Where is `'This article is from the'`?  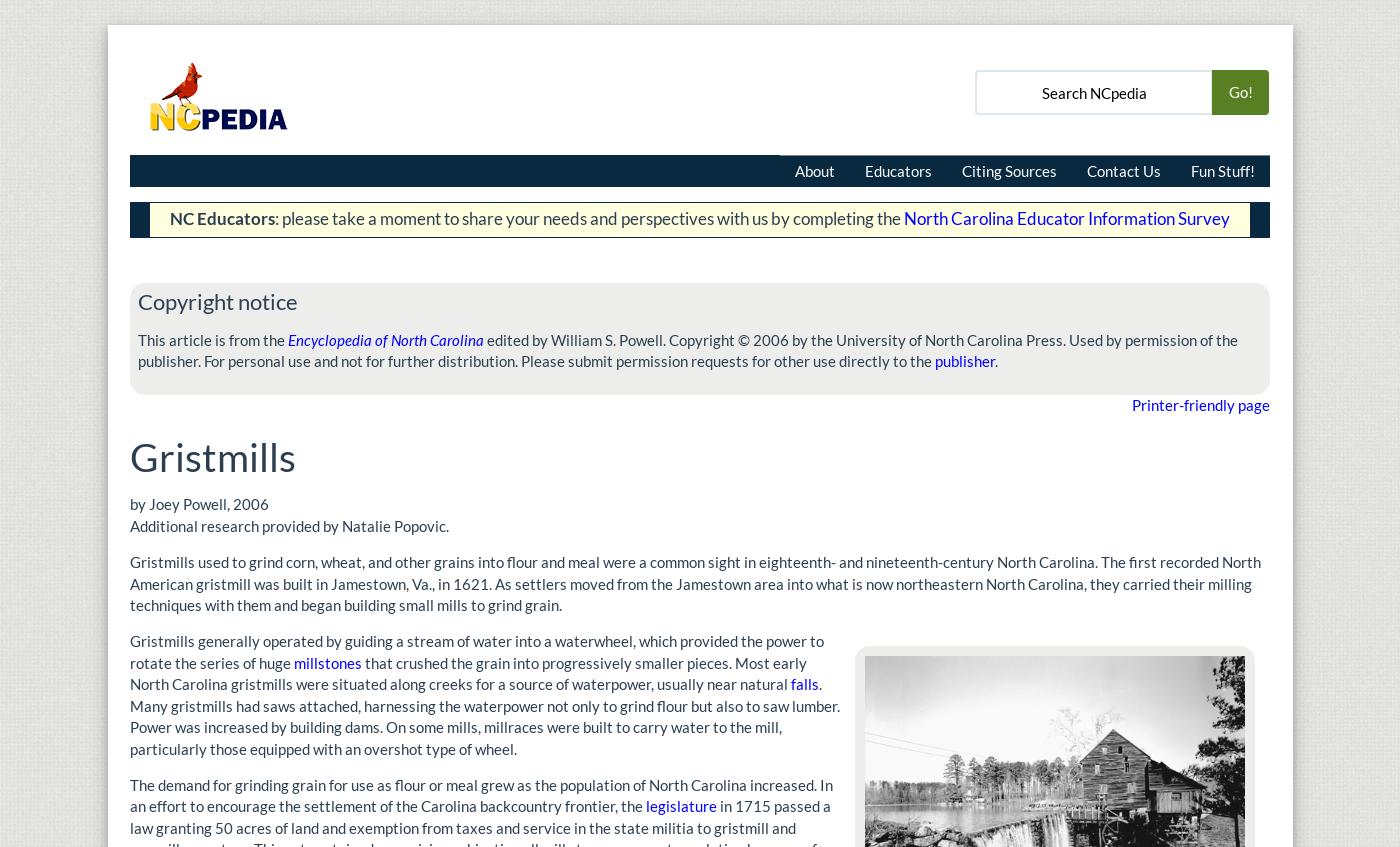 'This article is from the' is located at coordinates (137, 338).